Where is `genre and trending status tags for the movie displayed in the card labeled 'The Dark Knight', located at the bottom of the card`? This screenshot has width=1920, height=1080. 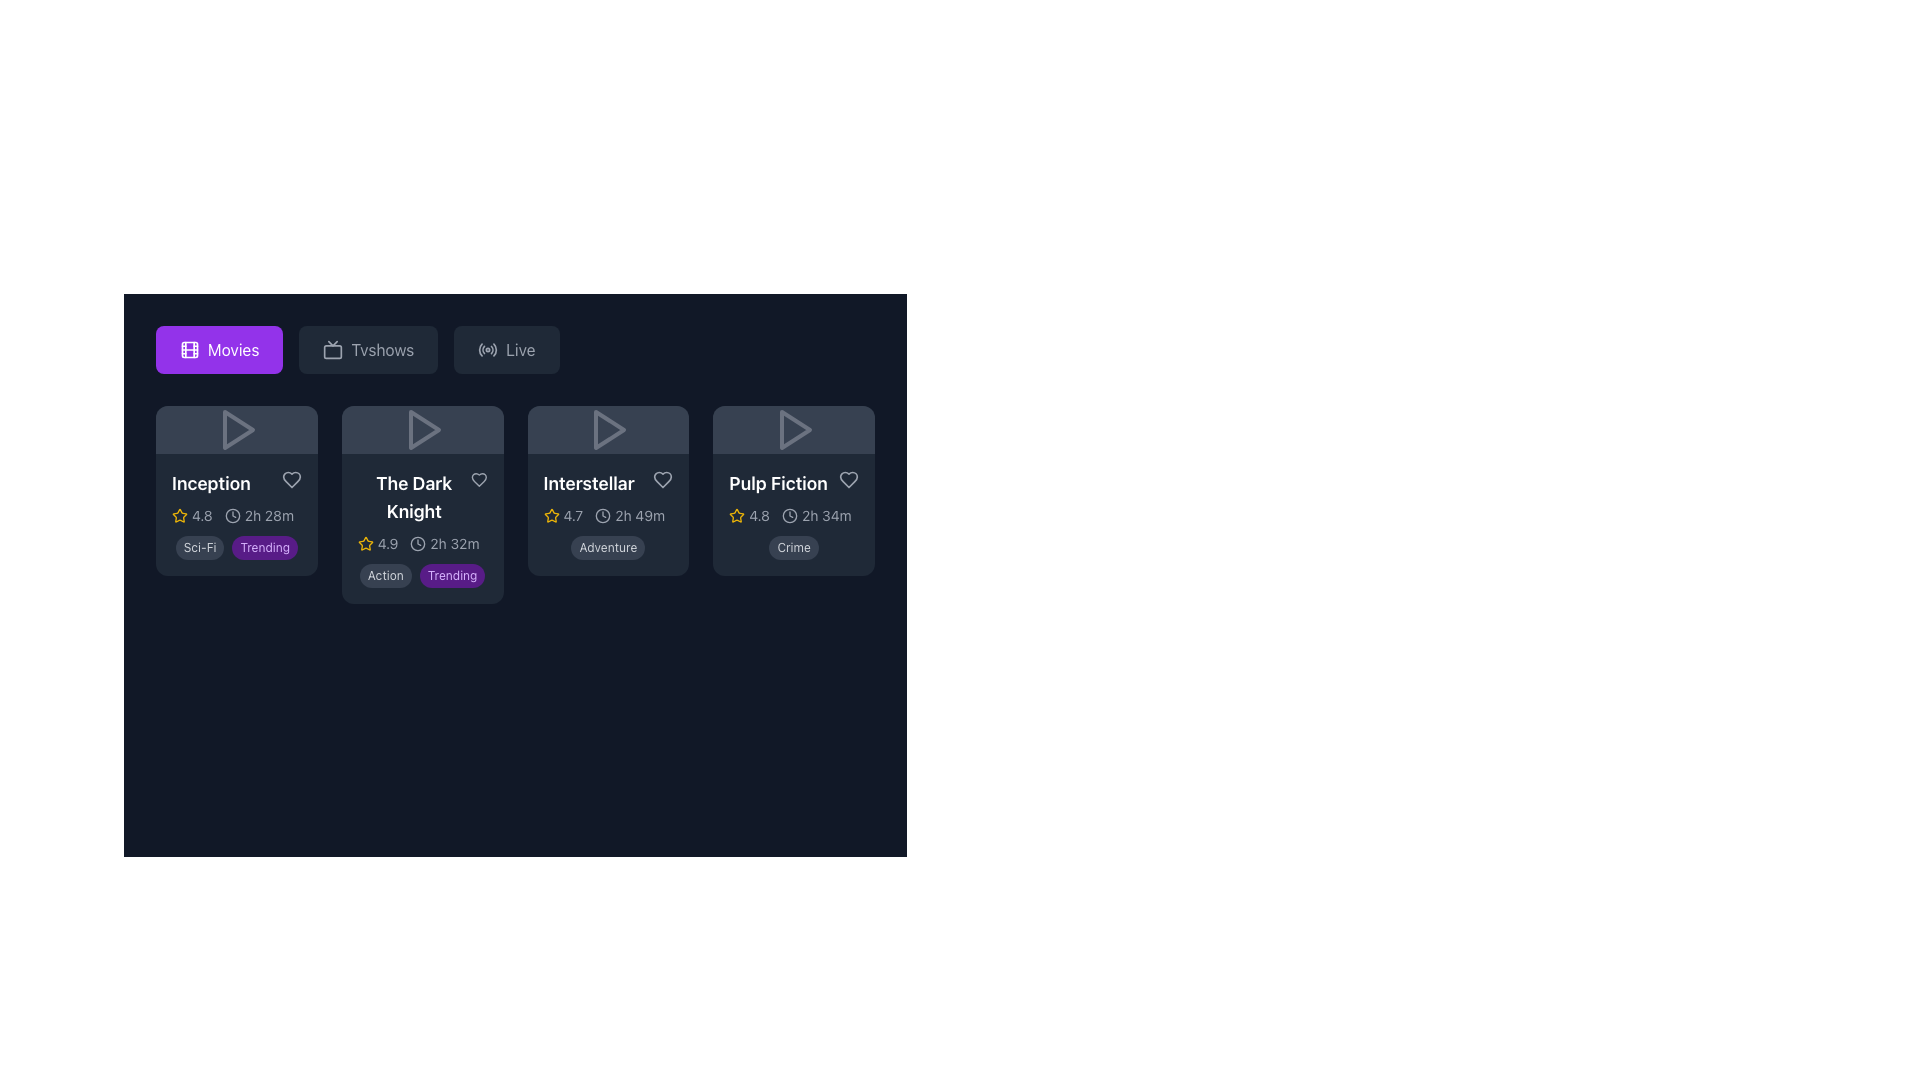
genre and trending status tags for the movie displayed in the card labeled 'The Dark Knight', located at the bottom of the card is located at coordinates (421, 574).